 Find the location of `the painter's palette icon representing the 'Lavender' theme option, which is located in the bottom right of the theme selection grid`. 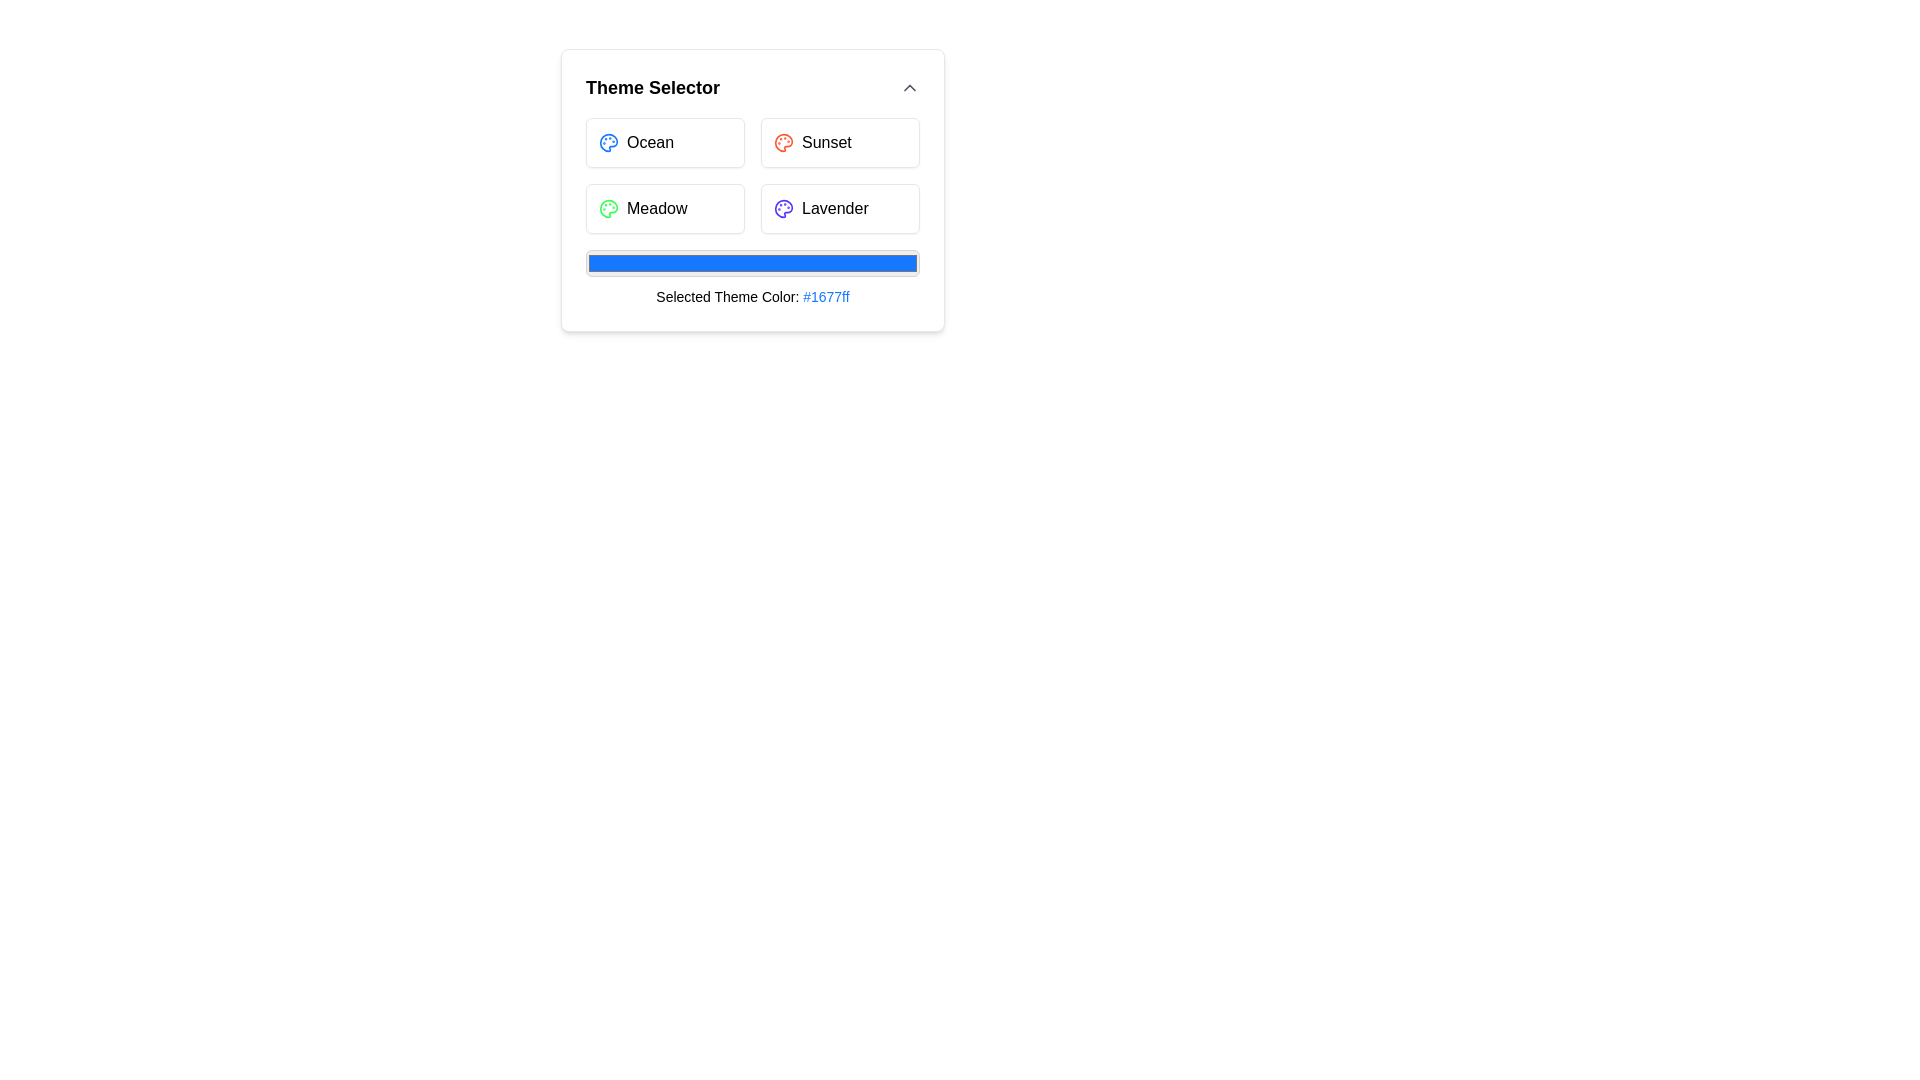

the painter's palette icon representing the 'Lavender' theme option, which is located in the bottom right of the theme selection grid is located at coordinates (782, 208).